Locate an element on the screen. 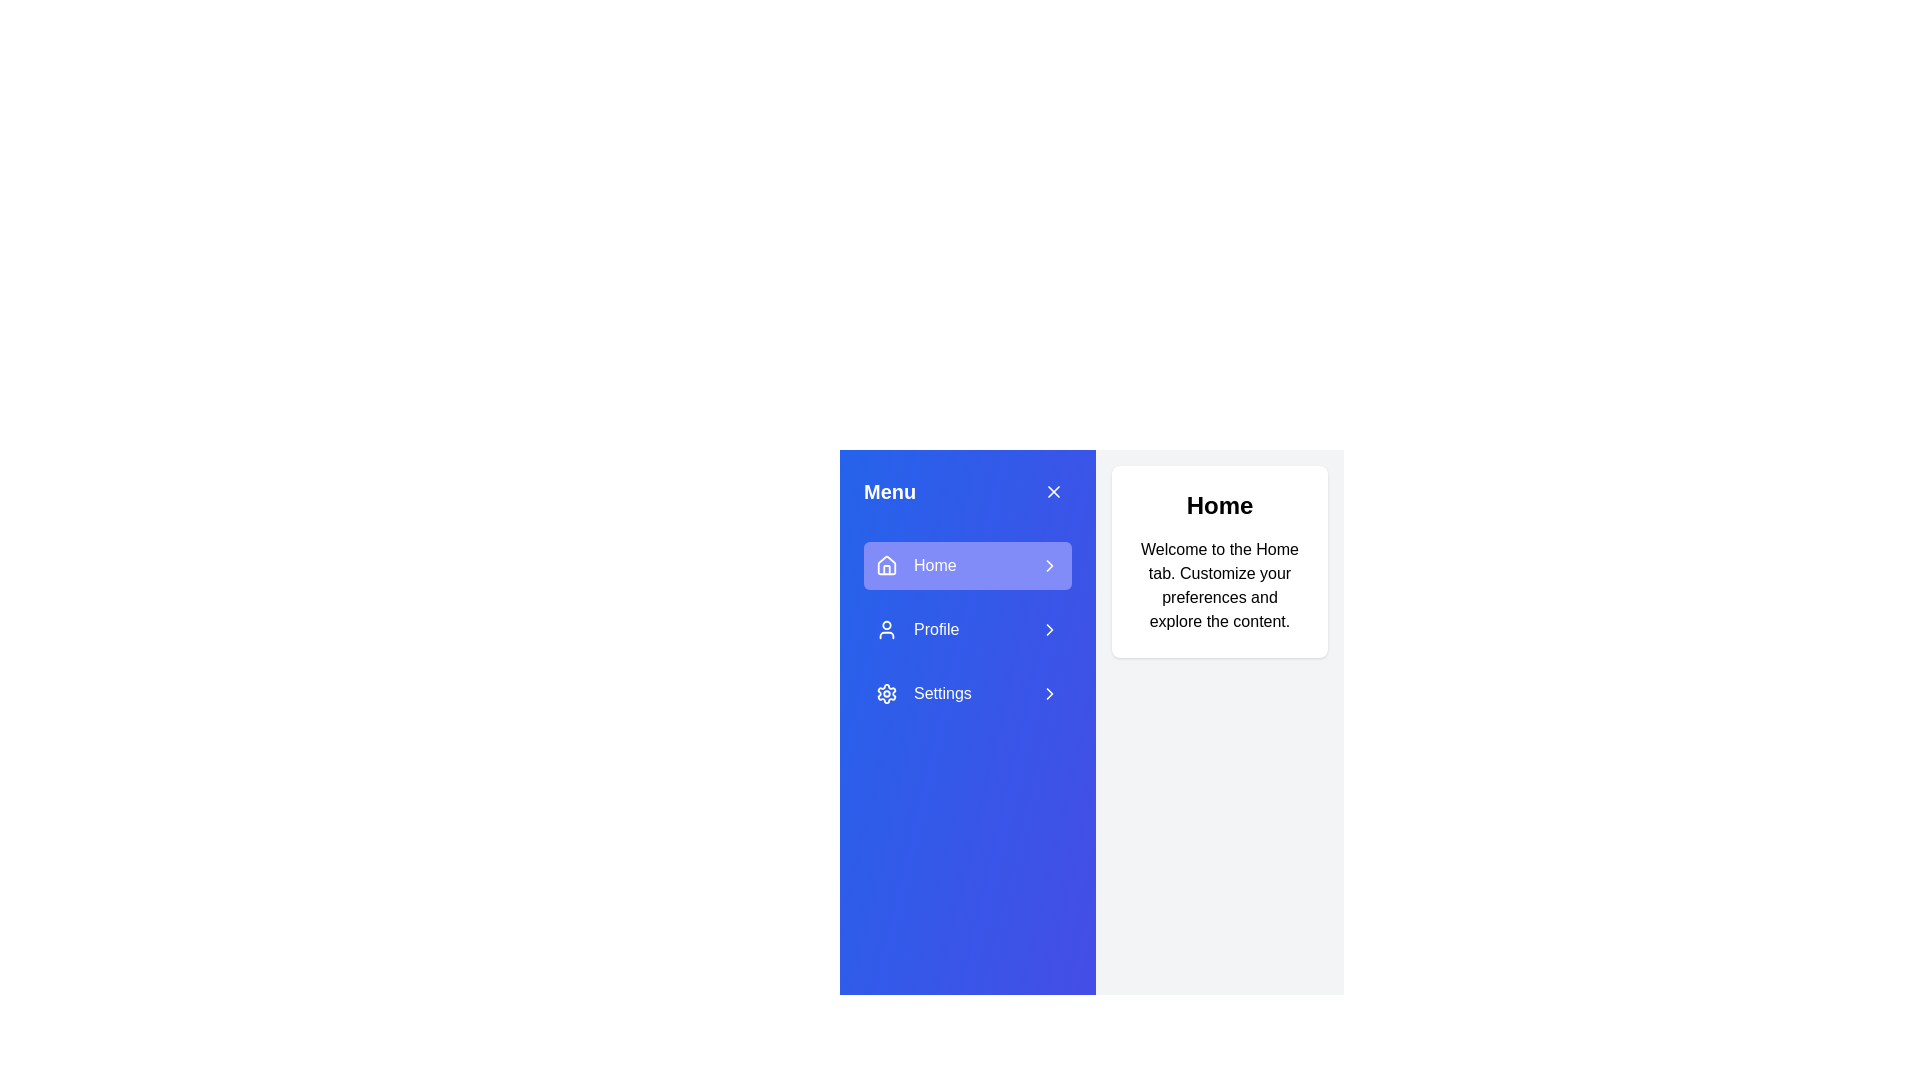 Image resolution: width=1920 pixels, height=1080 pixels. the user icon in the vertical menu to interact with the 'Profile' menu option is located at coordinates (886, 628).